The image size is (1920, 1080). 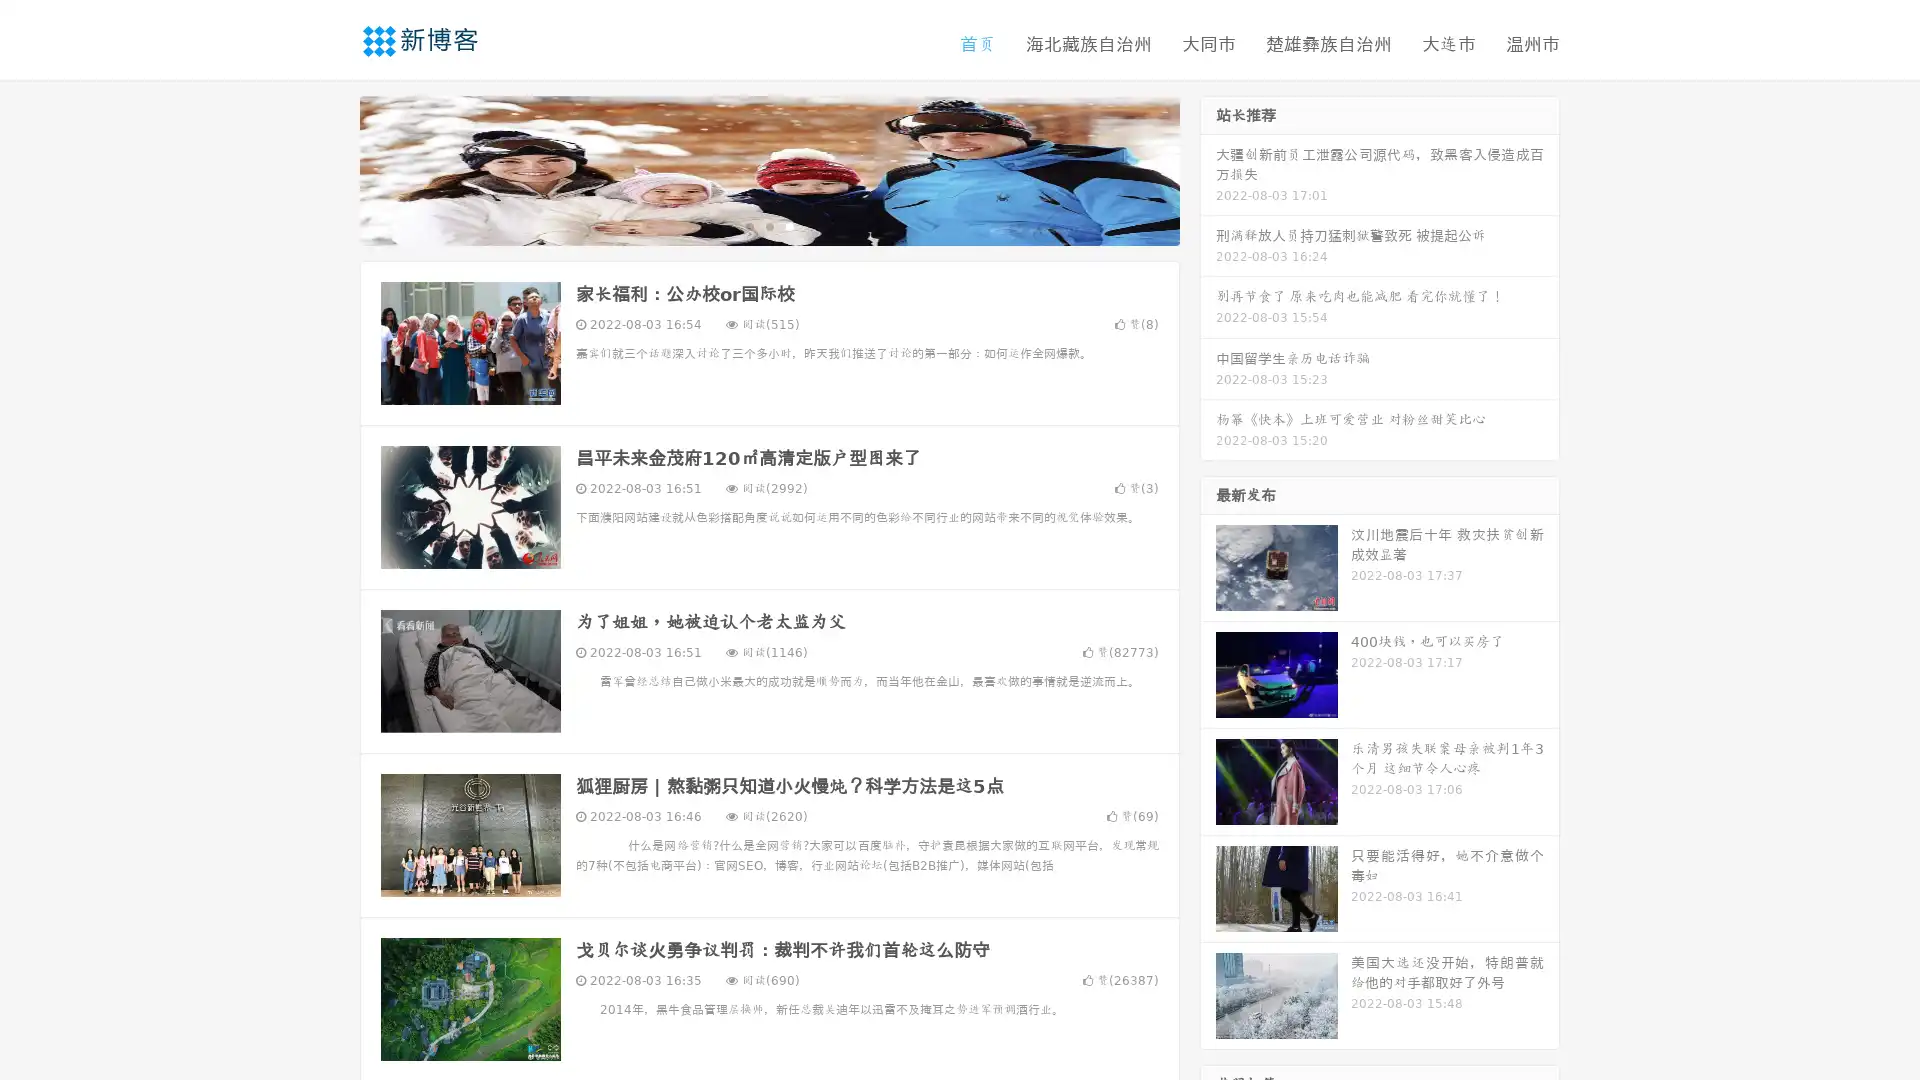 What do you see at coordinates (768, 225) in the screenshot?
I see `Go to slide 2` at bounding box center [768, 225].